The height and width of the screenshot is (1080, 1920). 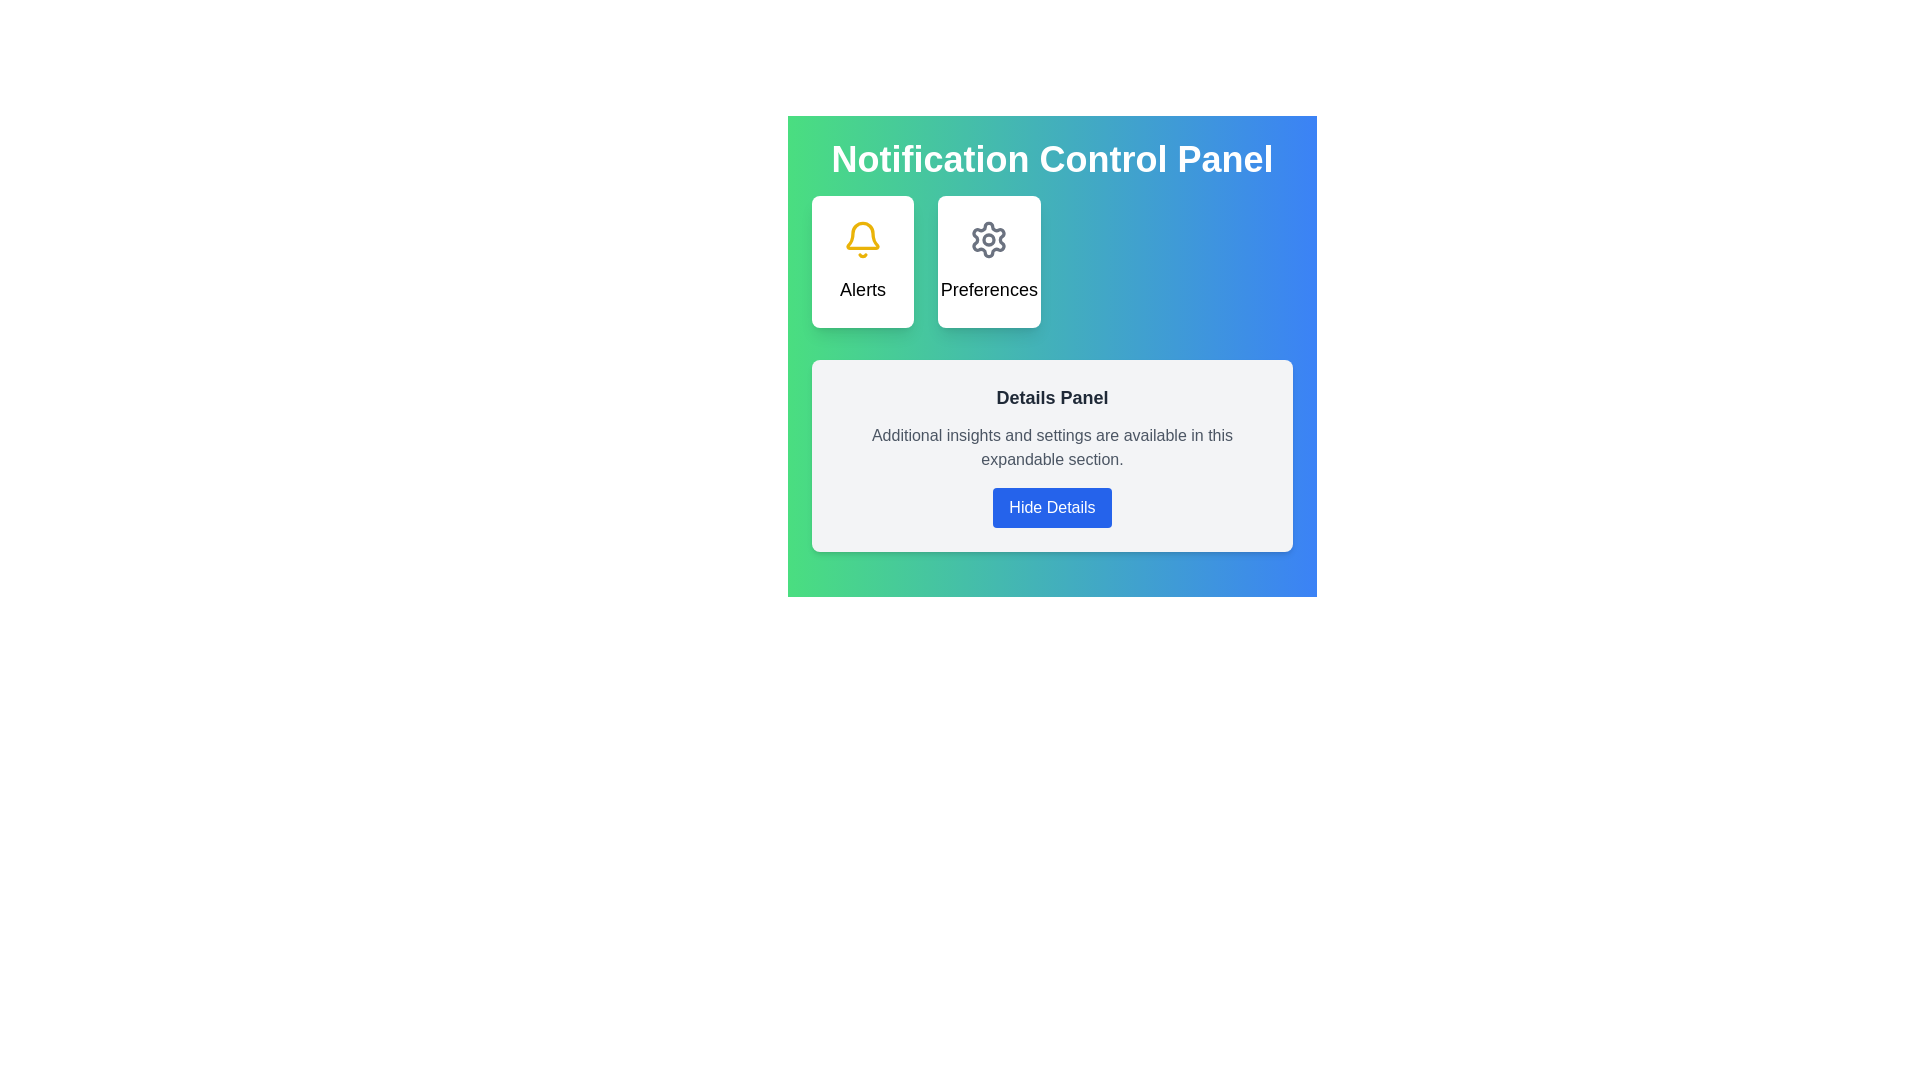 I want to click on the 'Hide Details' button located within the Notification Control Panel to hide the details section, so click(x=1051, y=343).